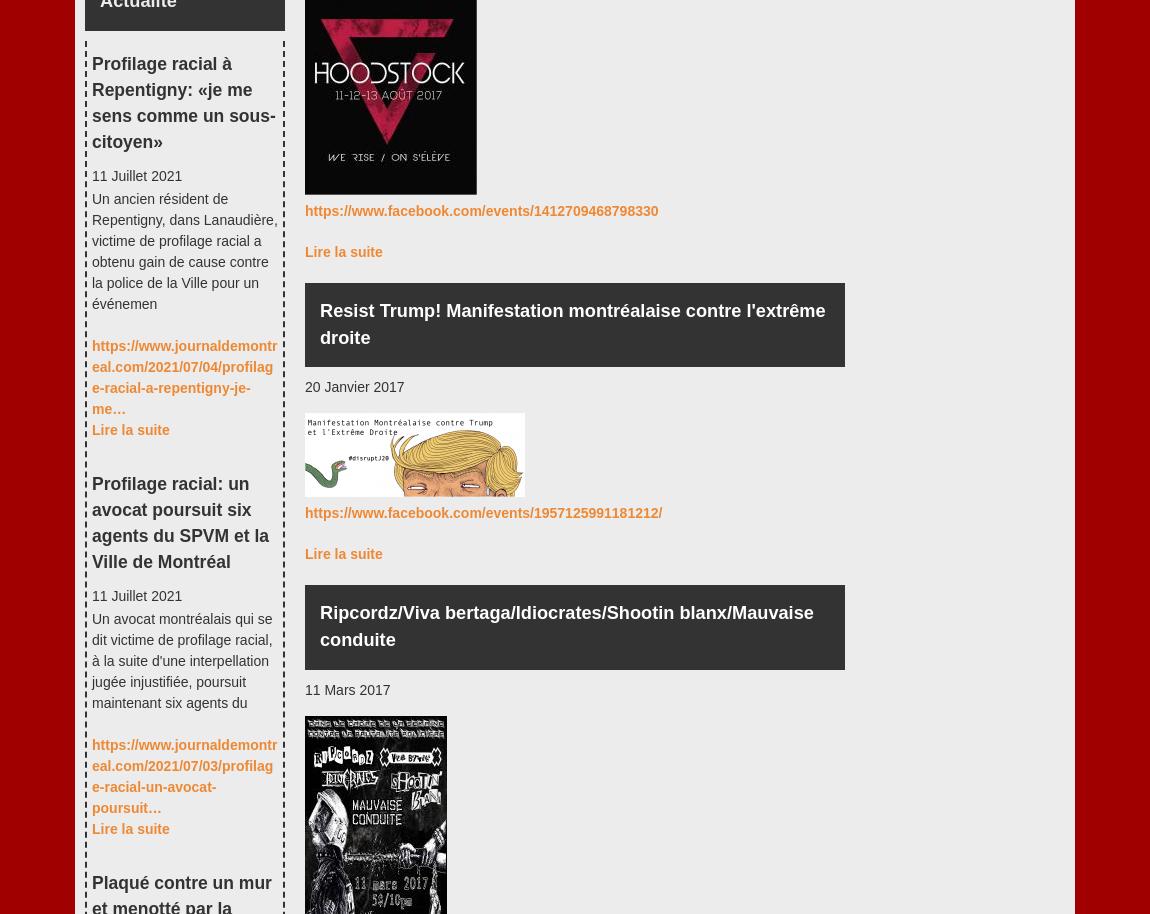 This screenshot has width=1150, height=914. I want to click on 'Resist Trump! Manifestation montréalaise contre l'extrême droite', so click(572, 322).